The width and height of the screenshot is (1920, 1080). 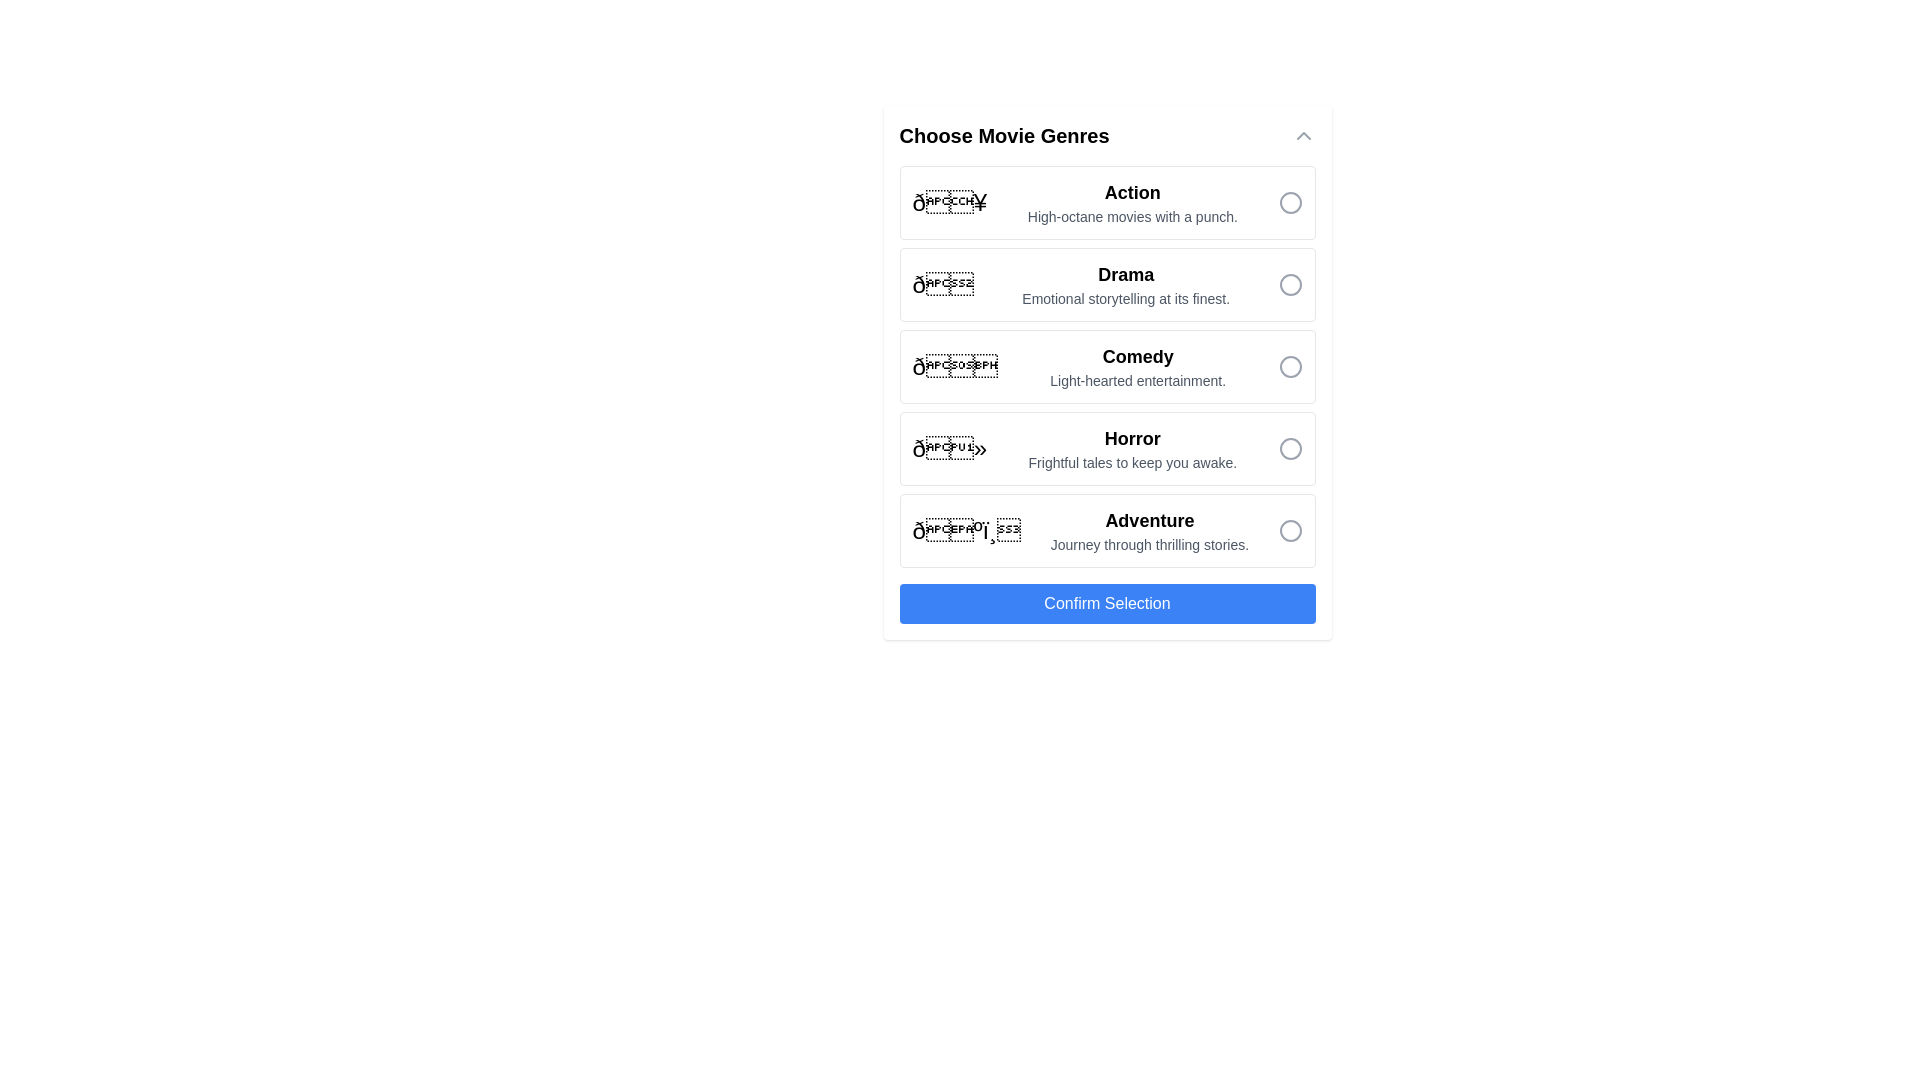 What do you see at coordinates (1290, 447) in the screenshot?
I see `the checkbox for the 'Horror' movie genre option located to the rightmost side of the row adjacent to the text 'Frightful tales to keep you awake.'` at bounding box center [1290, 447].